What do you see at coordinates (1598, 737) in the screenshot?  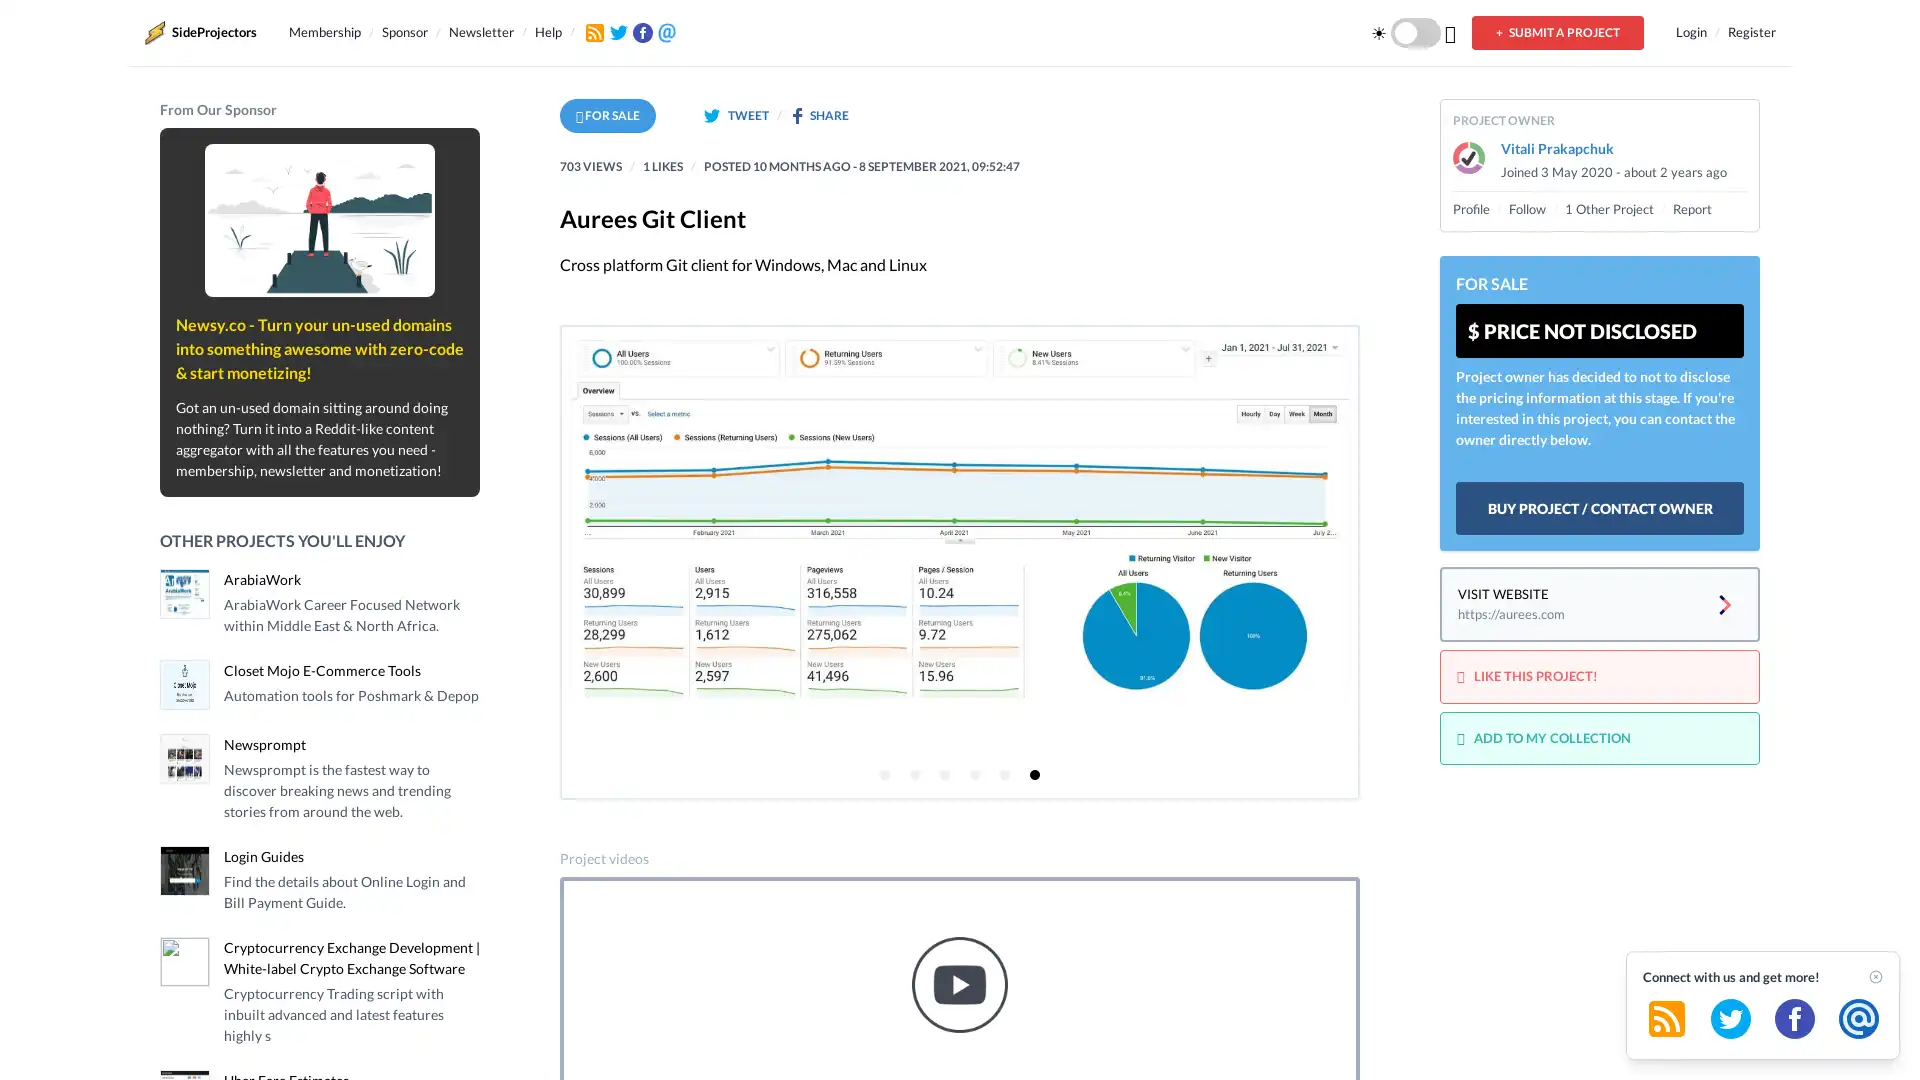 I see `ADD TO MY COLLECTION` at bounding box center [1598, 737].